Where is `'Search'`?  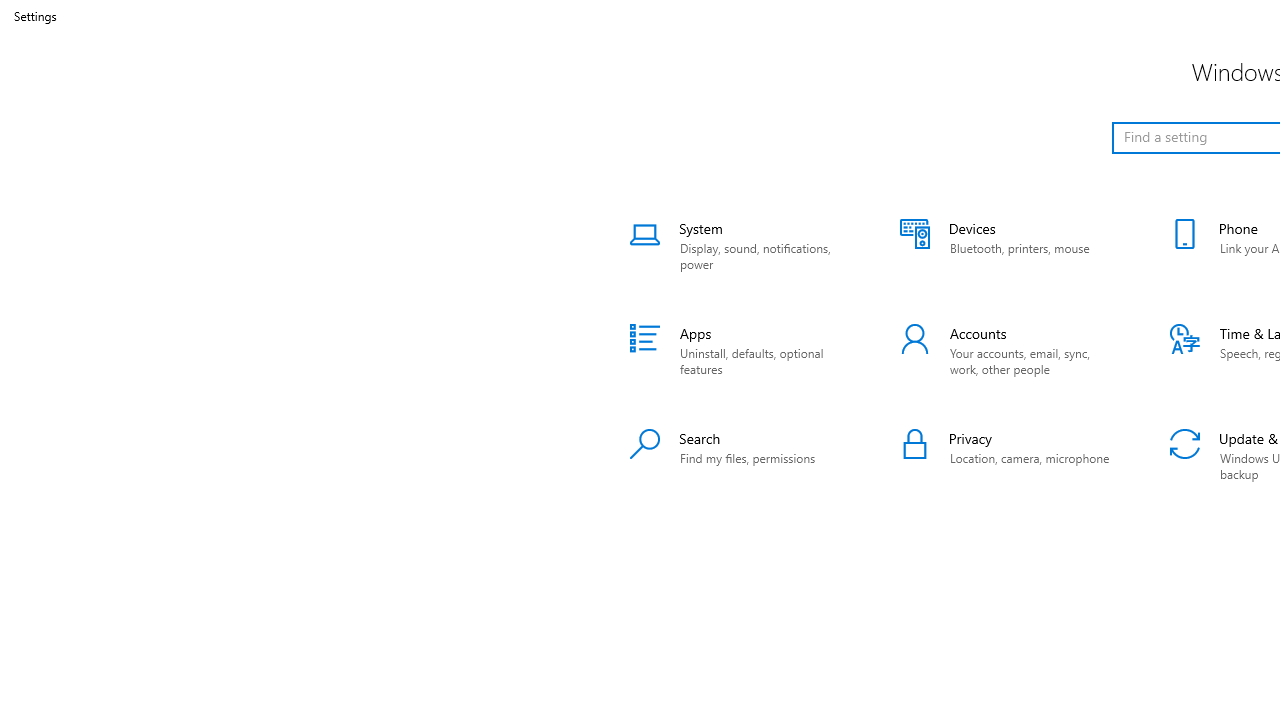
'Search' is located at coordinates (738, 456).